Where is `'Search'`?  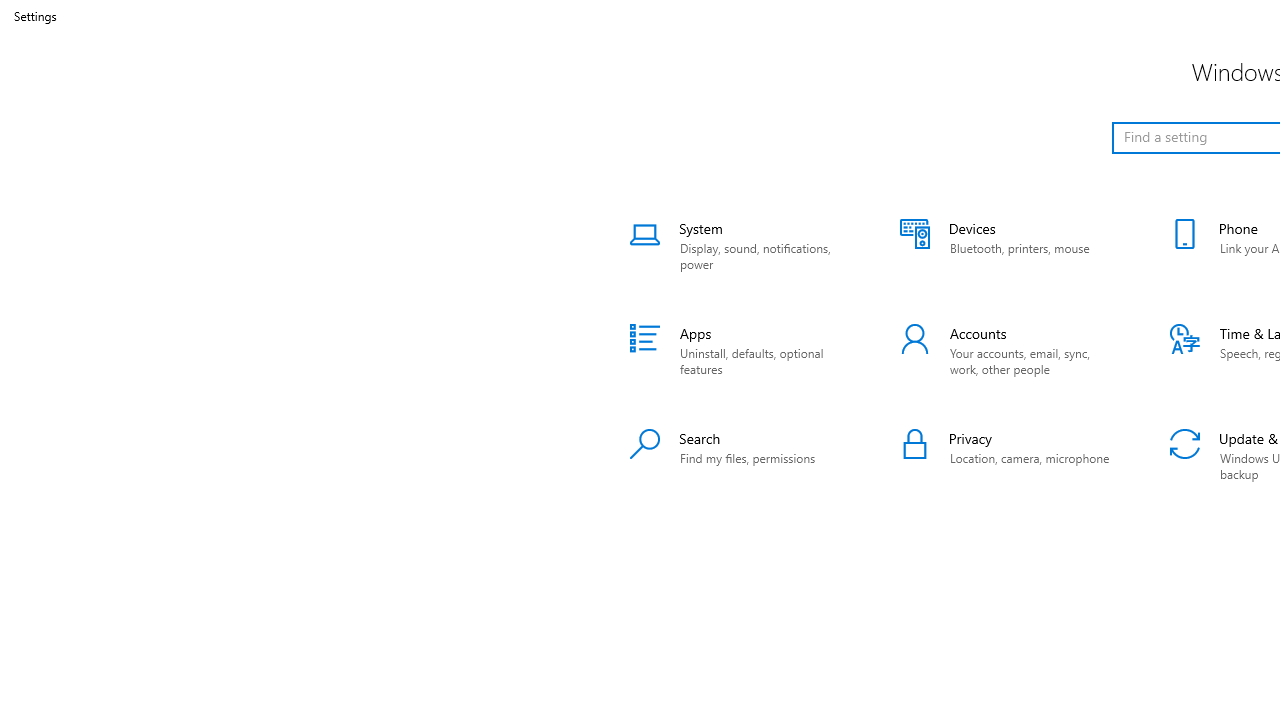
'Search' is located at coordinates (738, 456).